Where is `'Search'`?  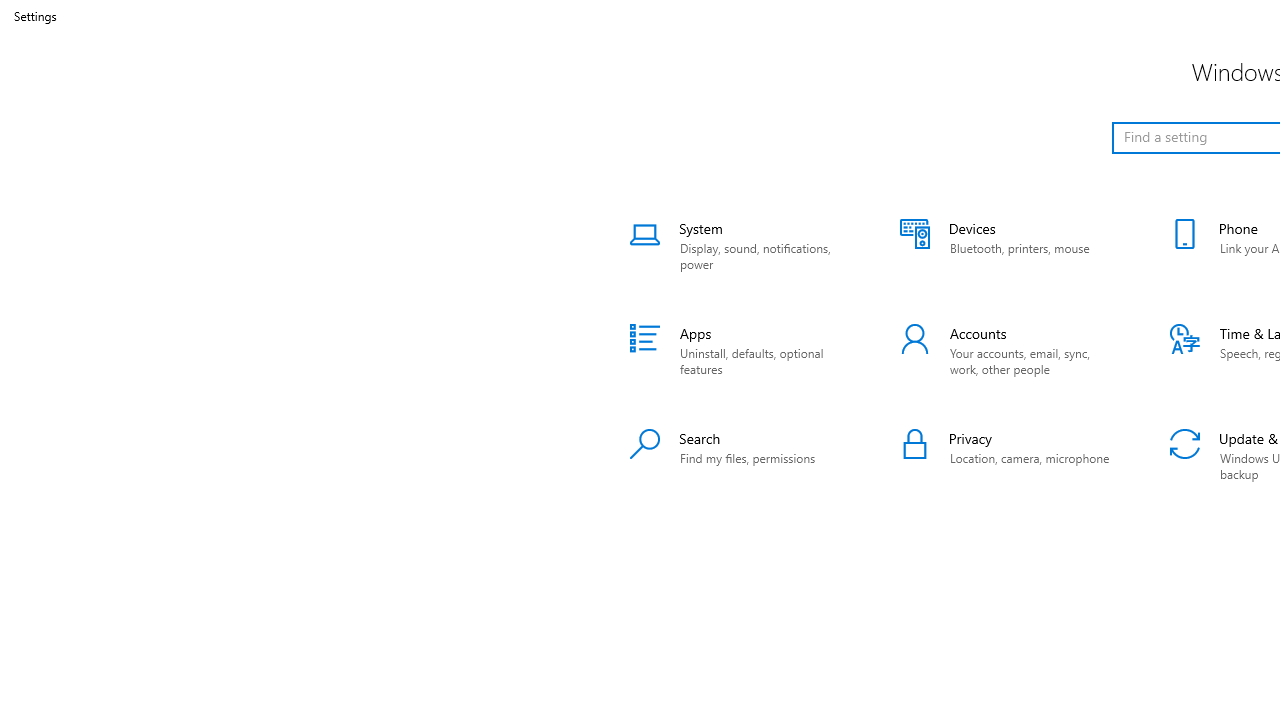
'Search' is located at coordinates (738, 456).